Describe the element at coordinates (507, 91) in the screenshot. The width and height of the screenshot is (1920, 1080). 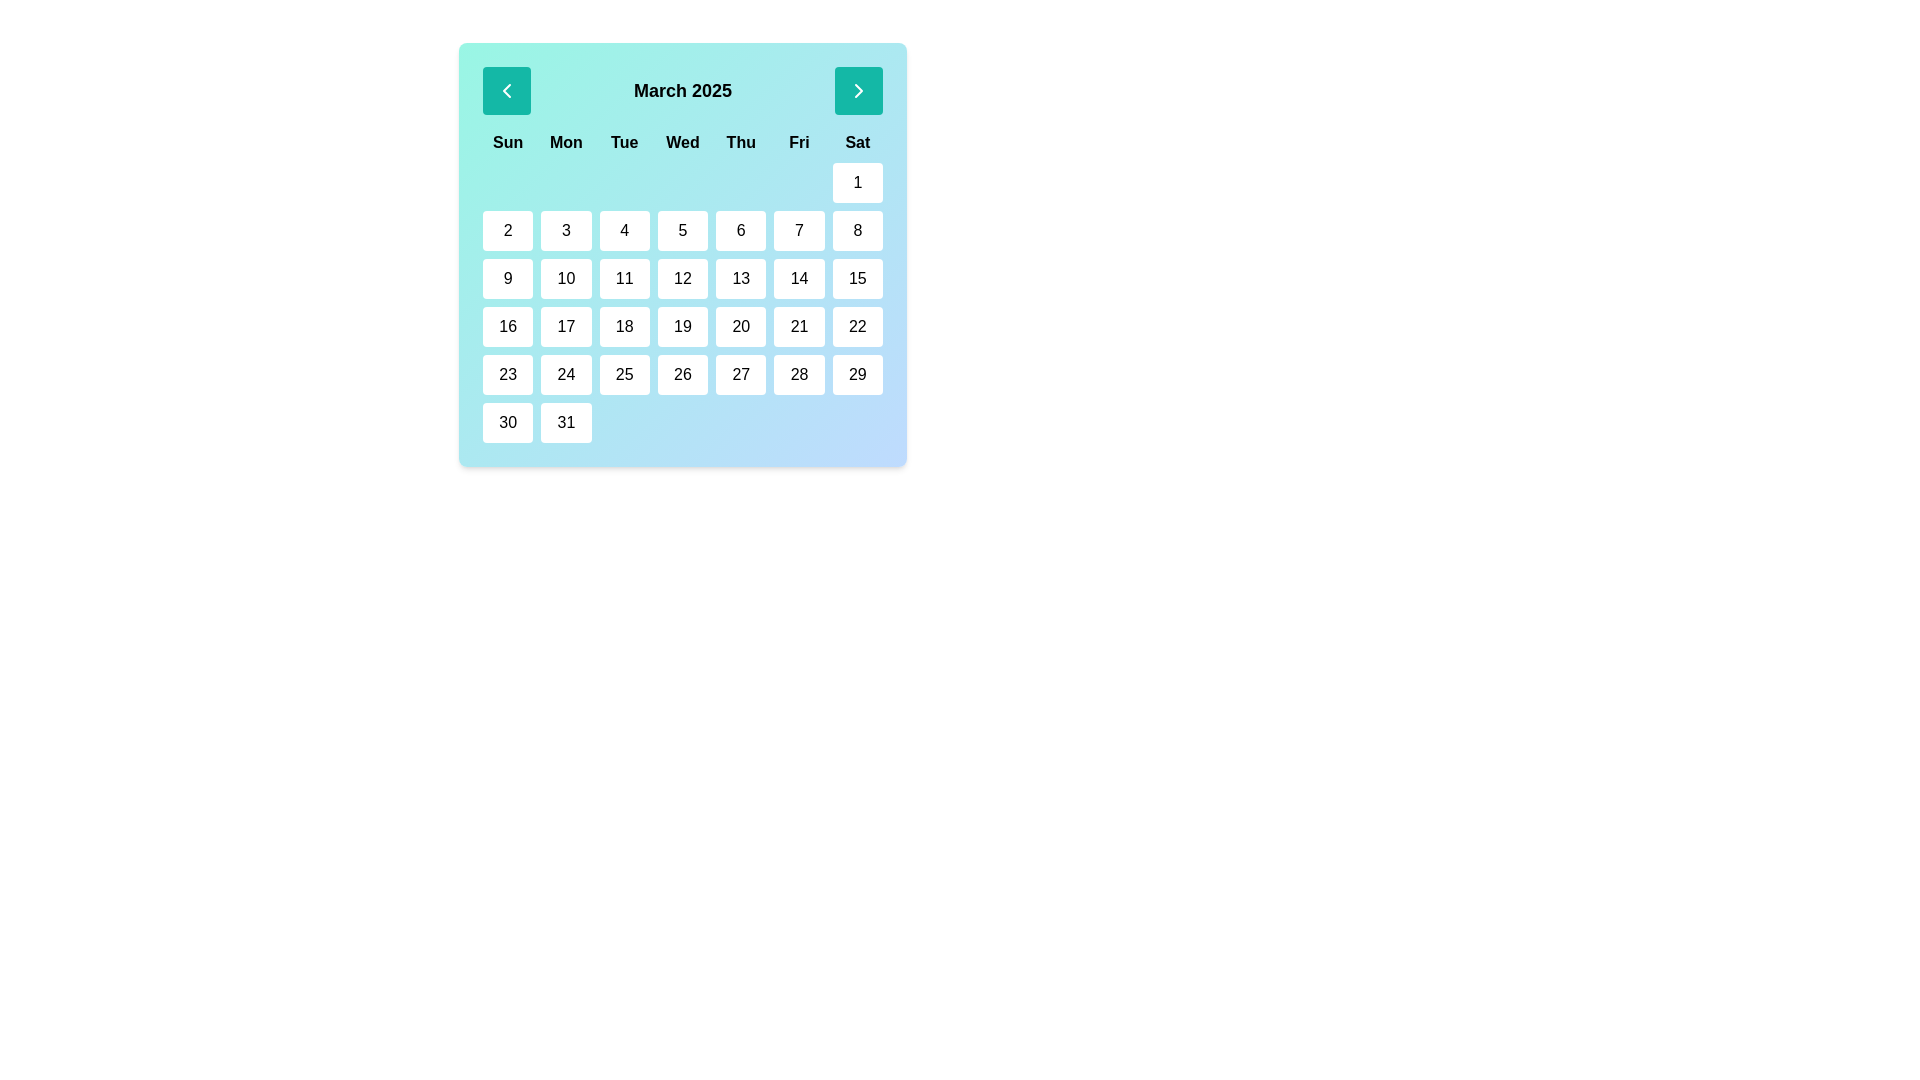
I see `the rounded teal-colored button with a leftward chevron icon located on the left side of the calendar header` at that location.